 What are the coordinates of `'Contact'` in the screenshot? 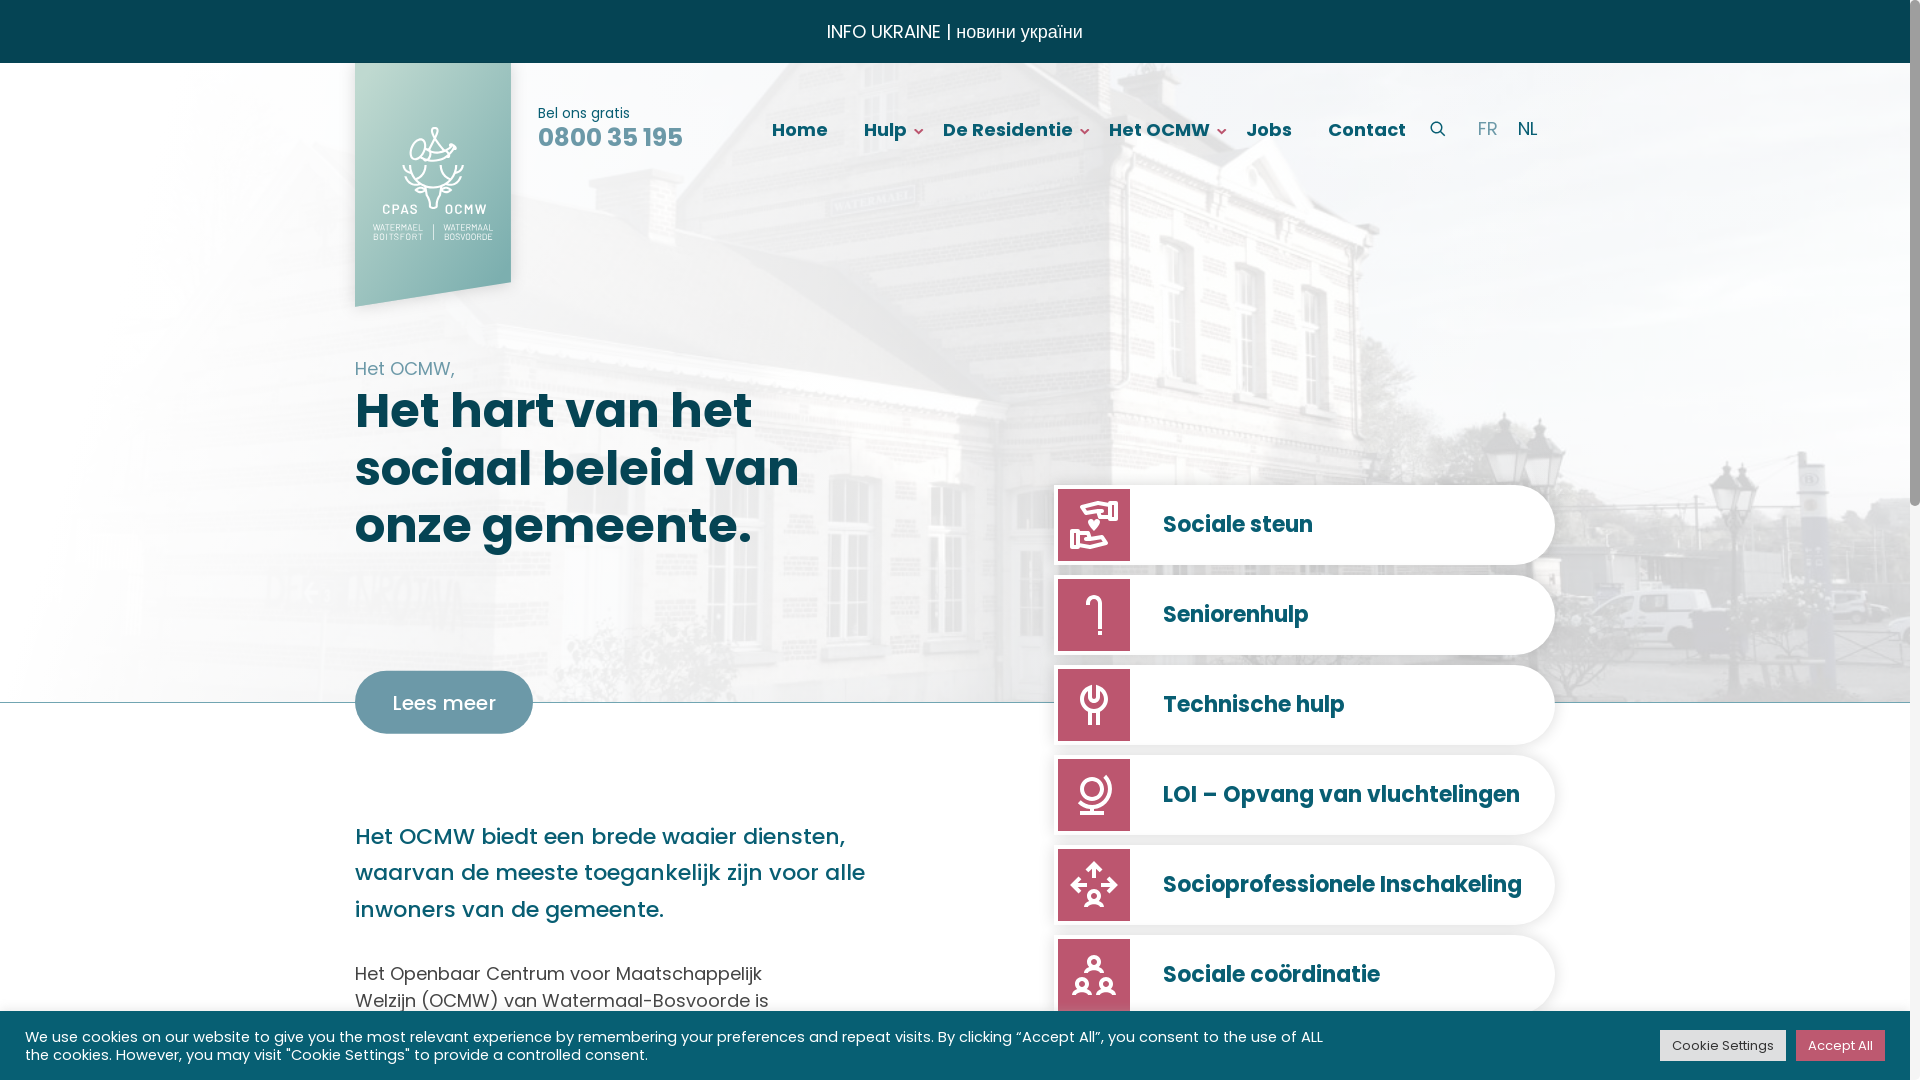 It's located at (1328, 128).